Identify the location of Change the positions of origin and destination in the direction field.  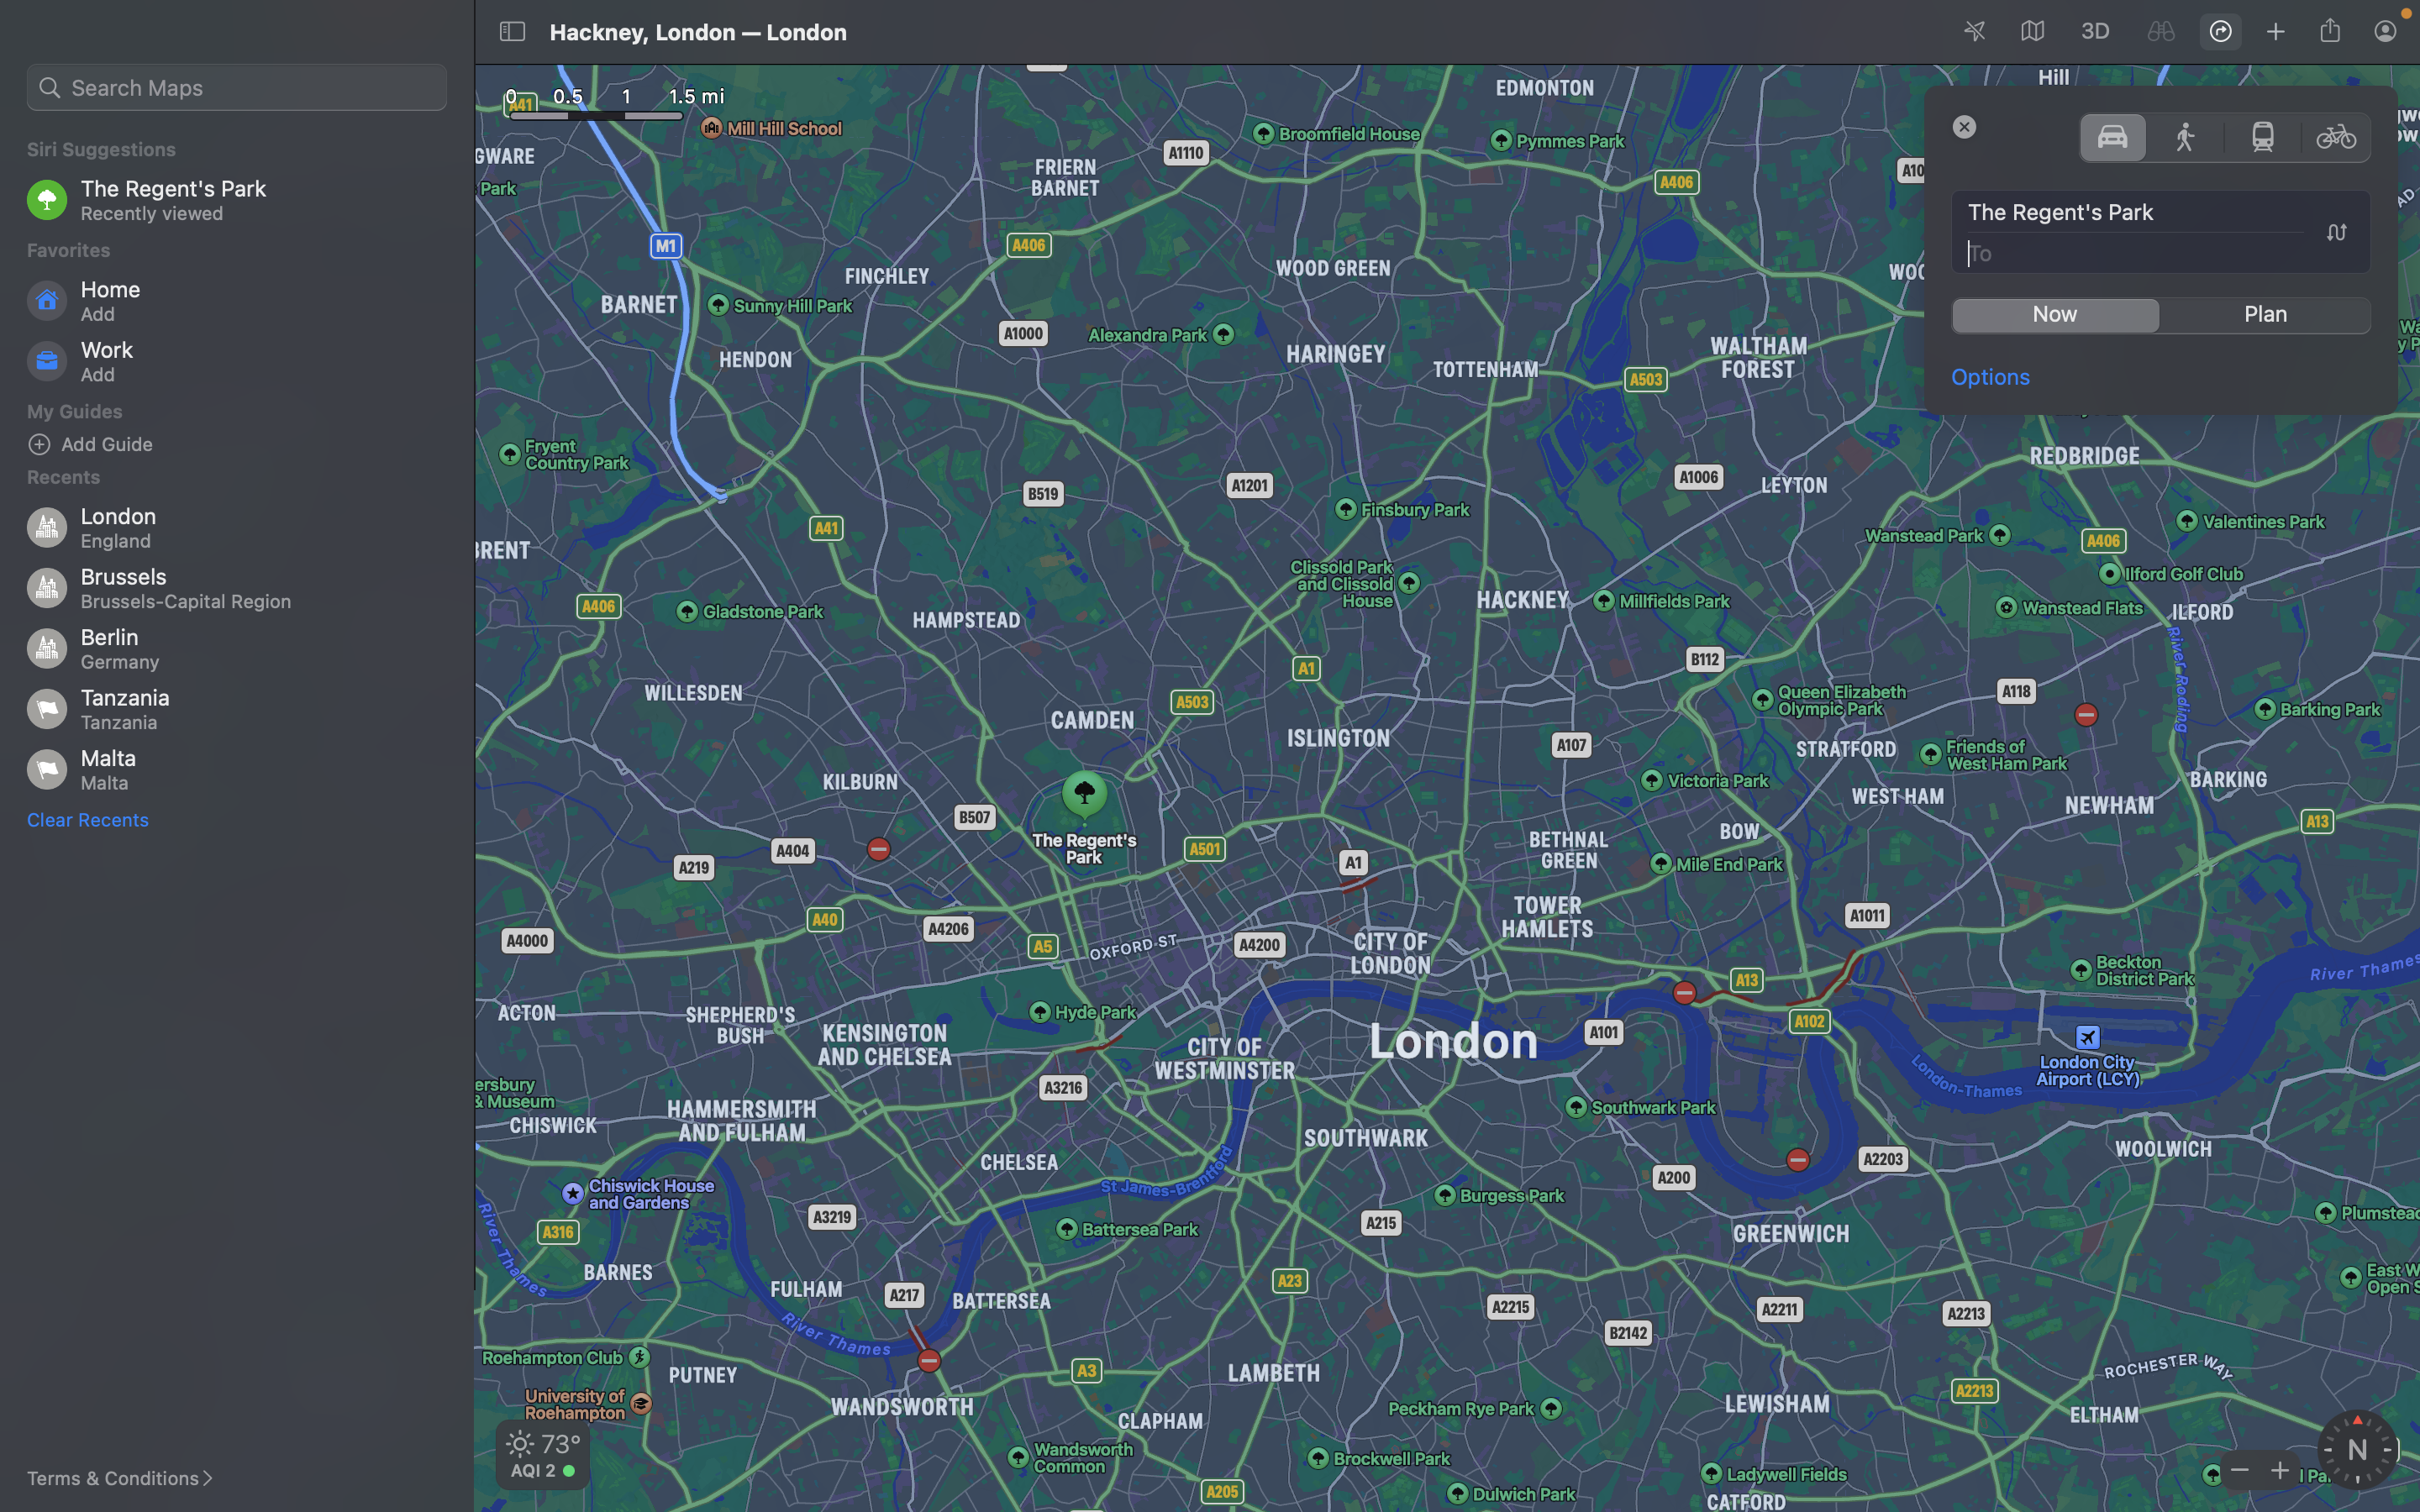
(2335, 232).